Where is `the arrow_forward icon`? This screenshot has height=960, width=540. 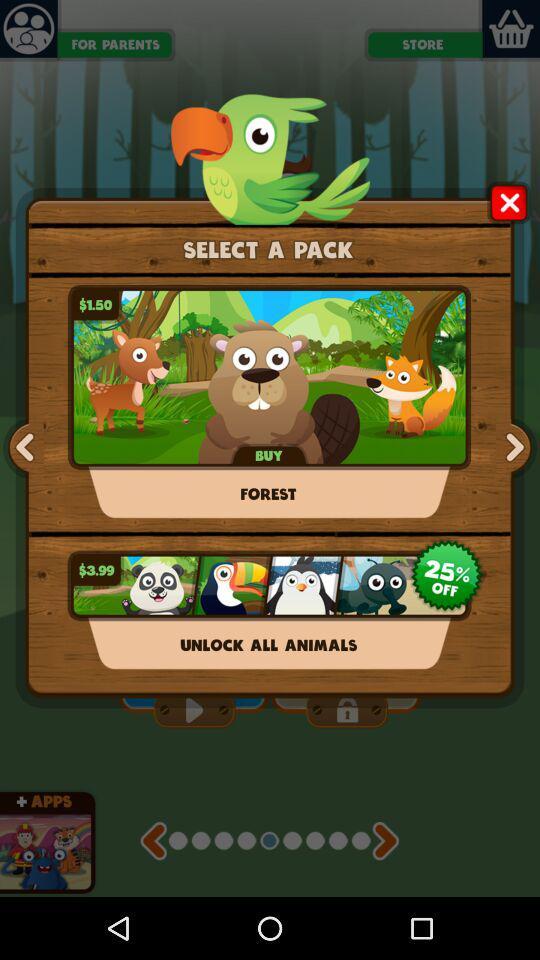
the arrow_forward icon is located at coordinates (512, 480).